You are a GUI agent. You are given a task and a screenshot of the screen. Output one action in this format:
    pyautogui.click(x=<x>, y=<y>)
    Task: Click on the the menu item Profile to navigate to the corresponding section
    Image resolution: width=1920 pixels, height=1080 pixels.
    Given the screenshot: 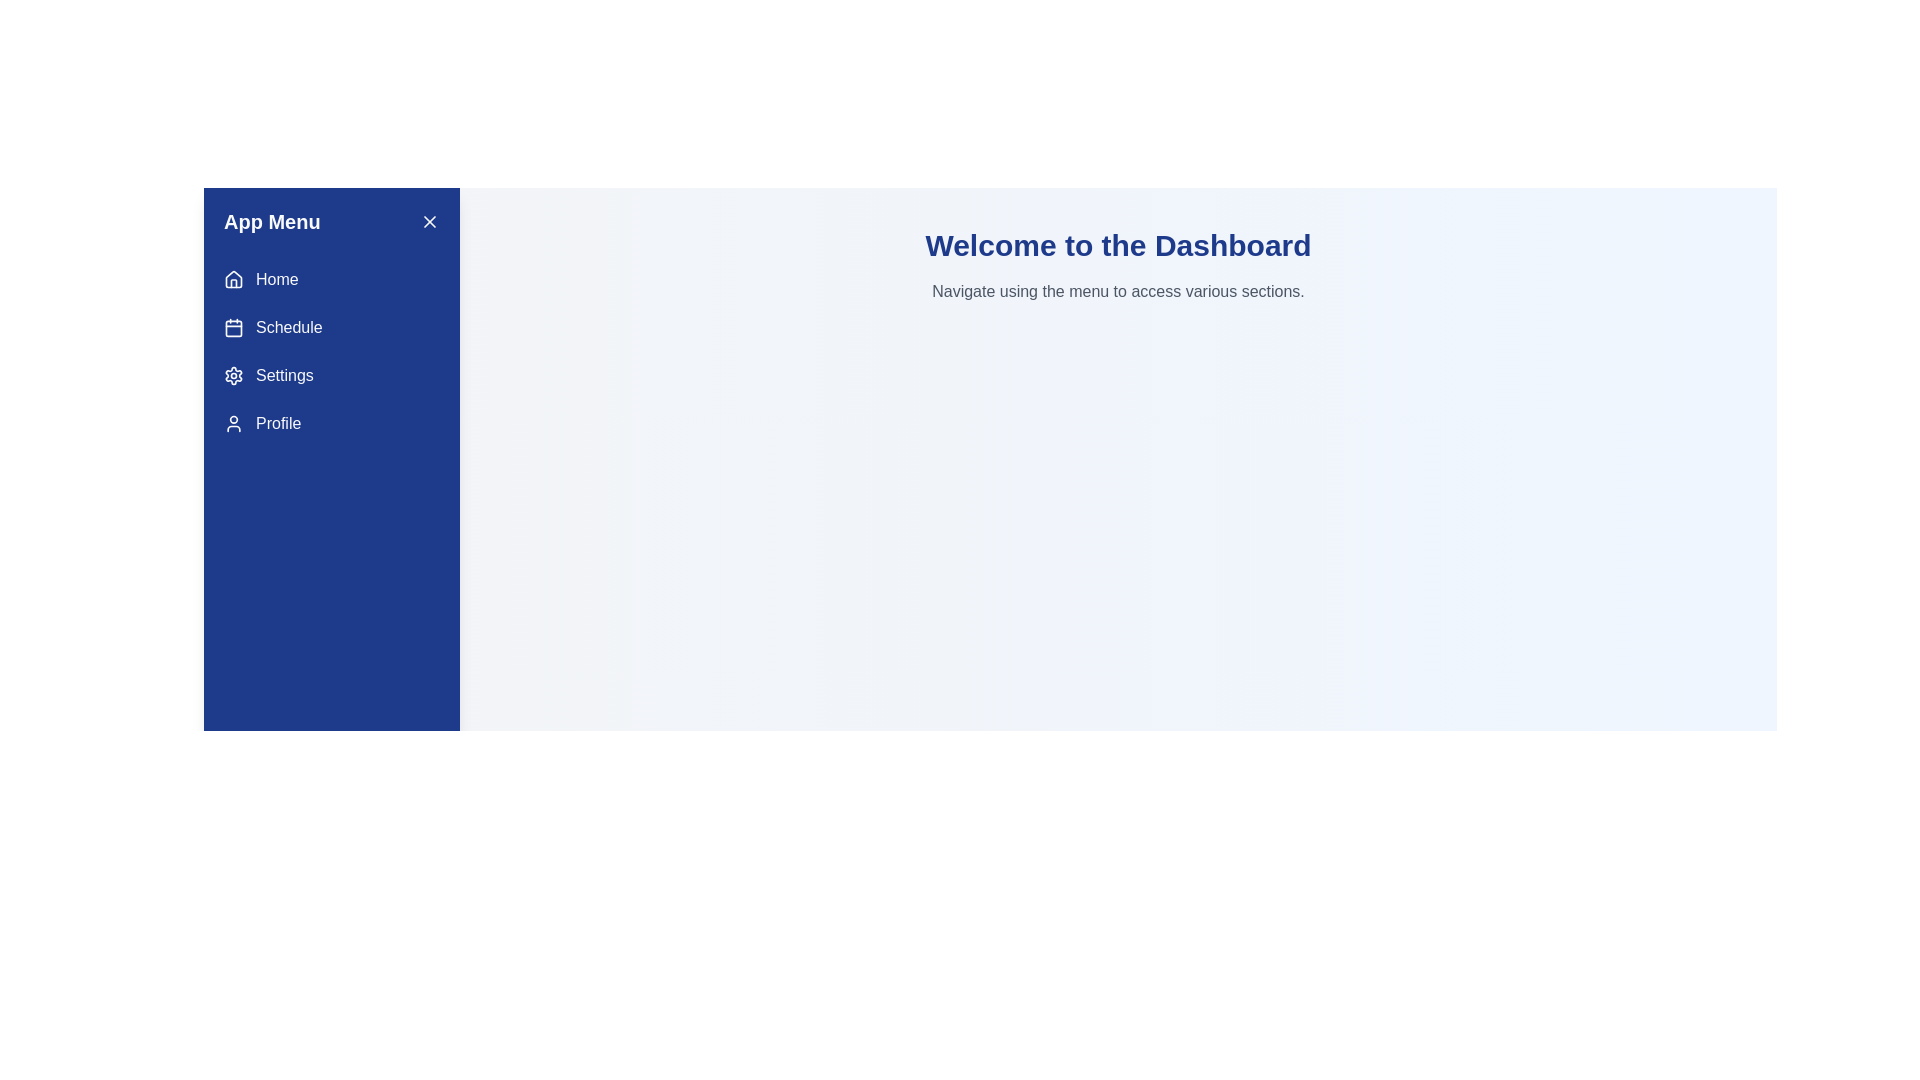 What is the action you would take?
    pyautogui.click(x=331, y=423)
    